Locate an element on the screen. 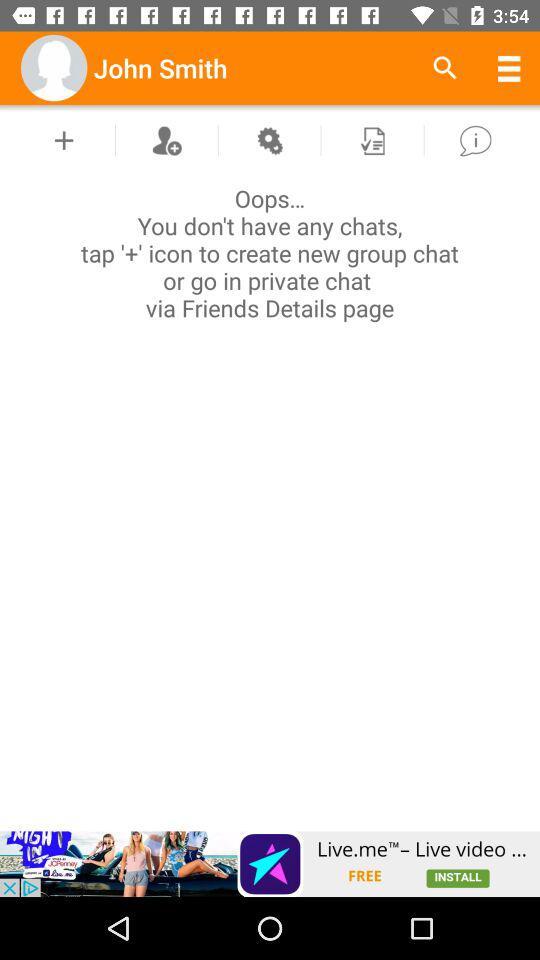  contacts is located at coordinates (165, 139).